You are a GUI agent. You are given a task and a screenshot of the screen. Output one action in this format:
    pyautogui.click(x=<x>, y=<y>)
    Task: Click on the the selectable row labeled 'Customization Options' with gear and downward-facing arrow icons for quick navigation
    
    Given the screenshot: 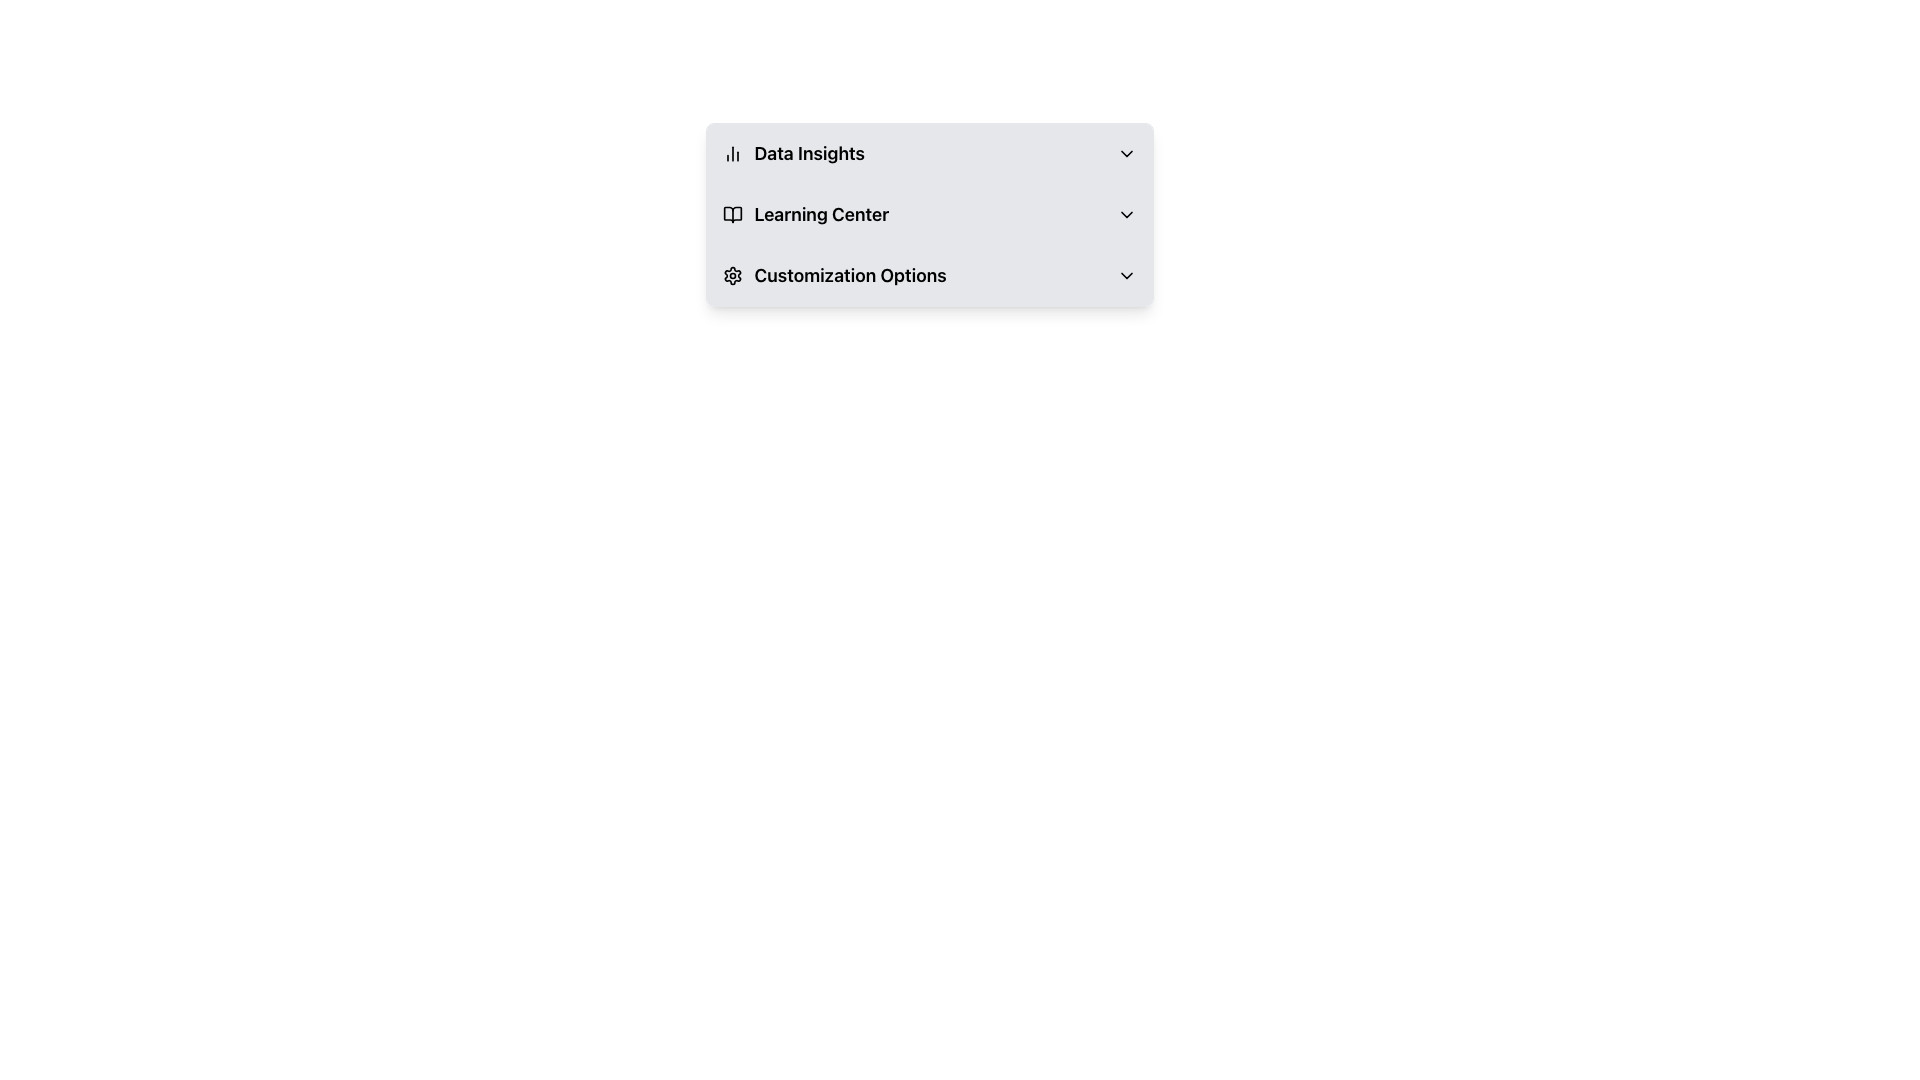 What is the action you would take?
    pyautogui.click(x=928, y=276)
    